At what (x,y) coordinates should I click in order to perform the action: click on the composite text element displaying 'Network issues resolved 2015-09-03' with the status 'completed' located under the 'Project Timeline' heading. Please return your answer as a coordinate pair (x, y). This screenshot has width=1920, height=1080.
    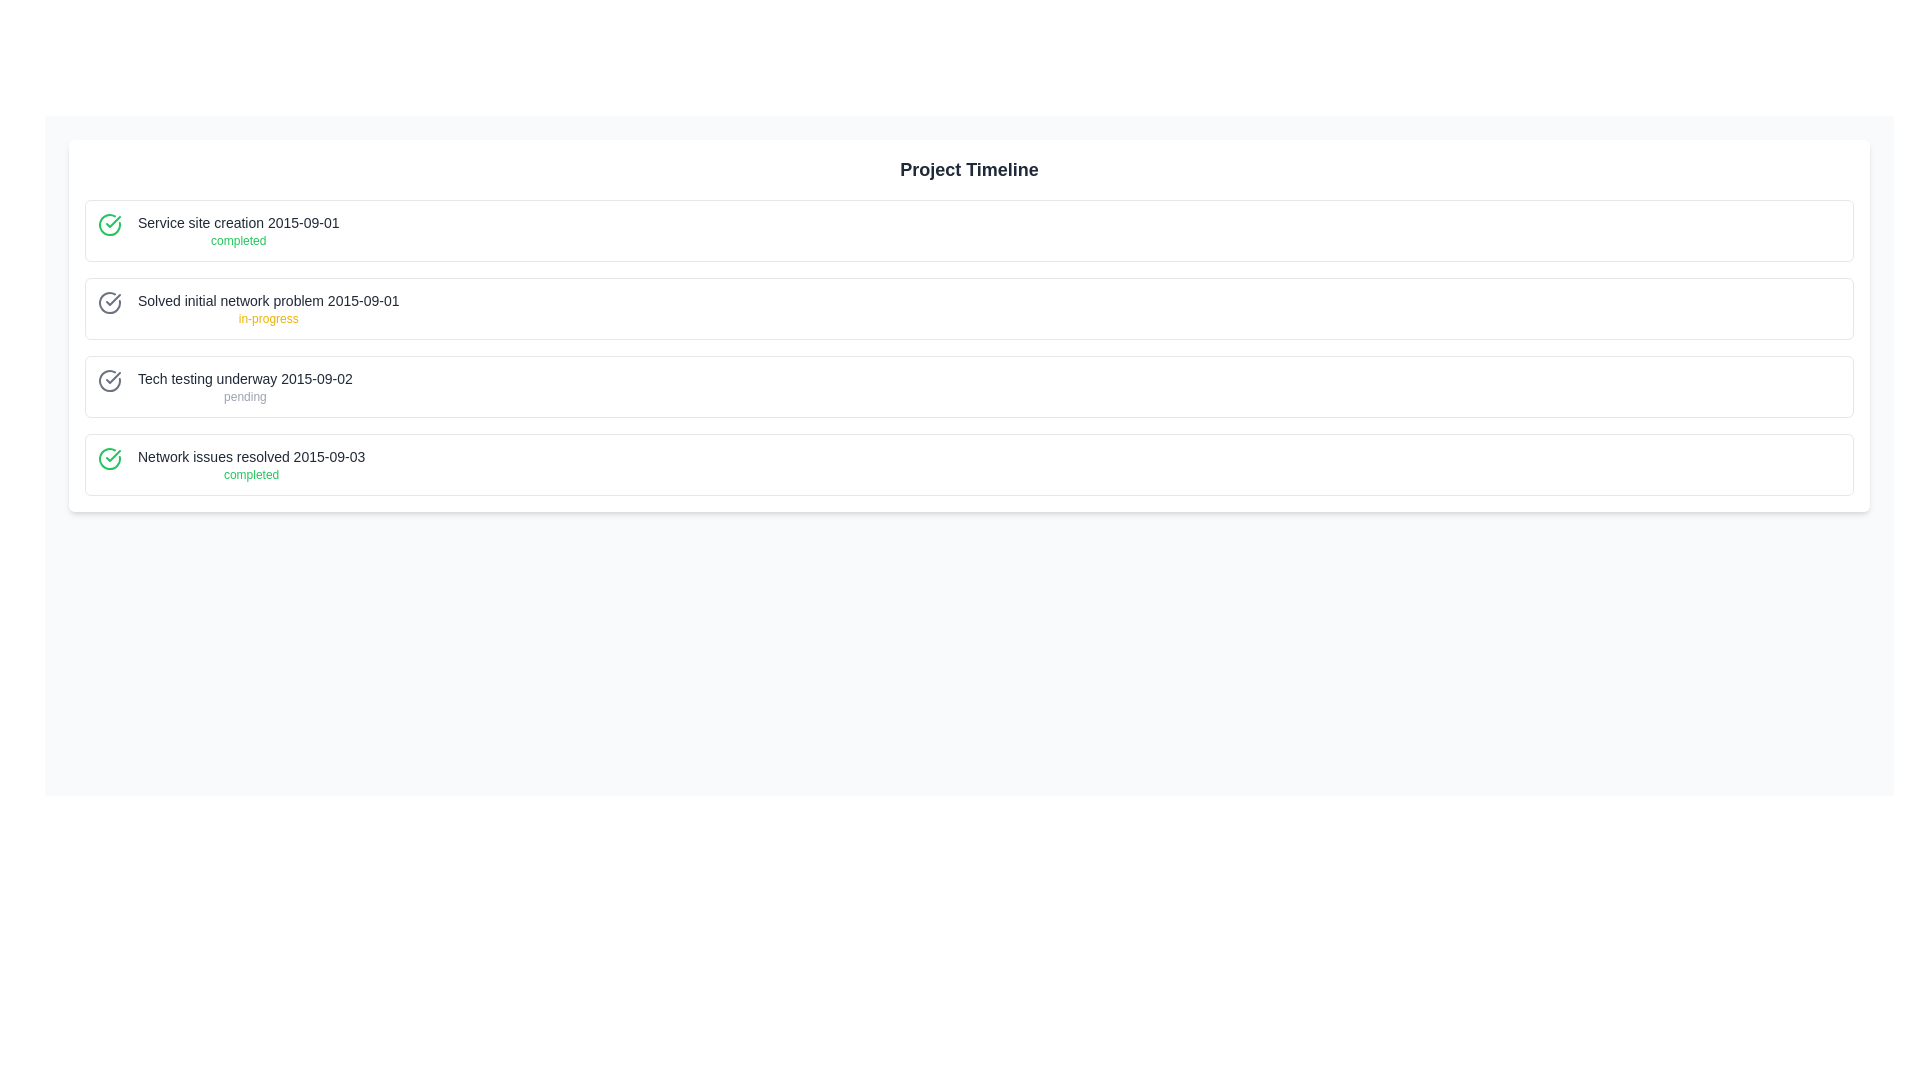
    Looking at the image, I should click on (250, 465).